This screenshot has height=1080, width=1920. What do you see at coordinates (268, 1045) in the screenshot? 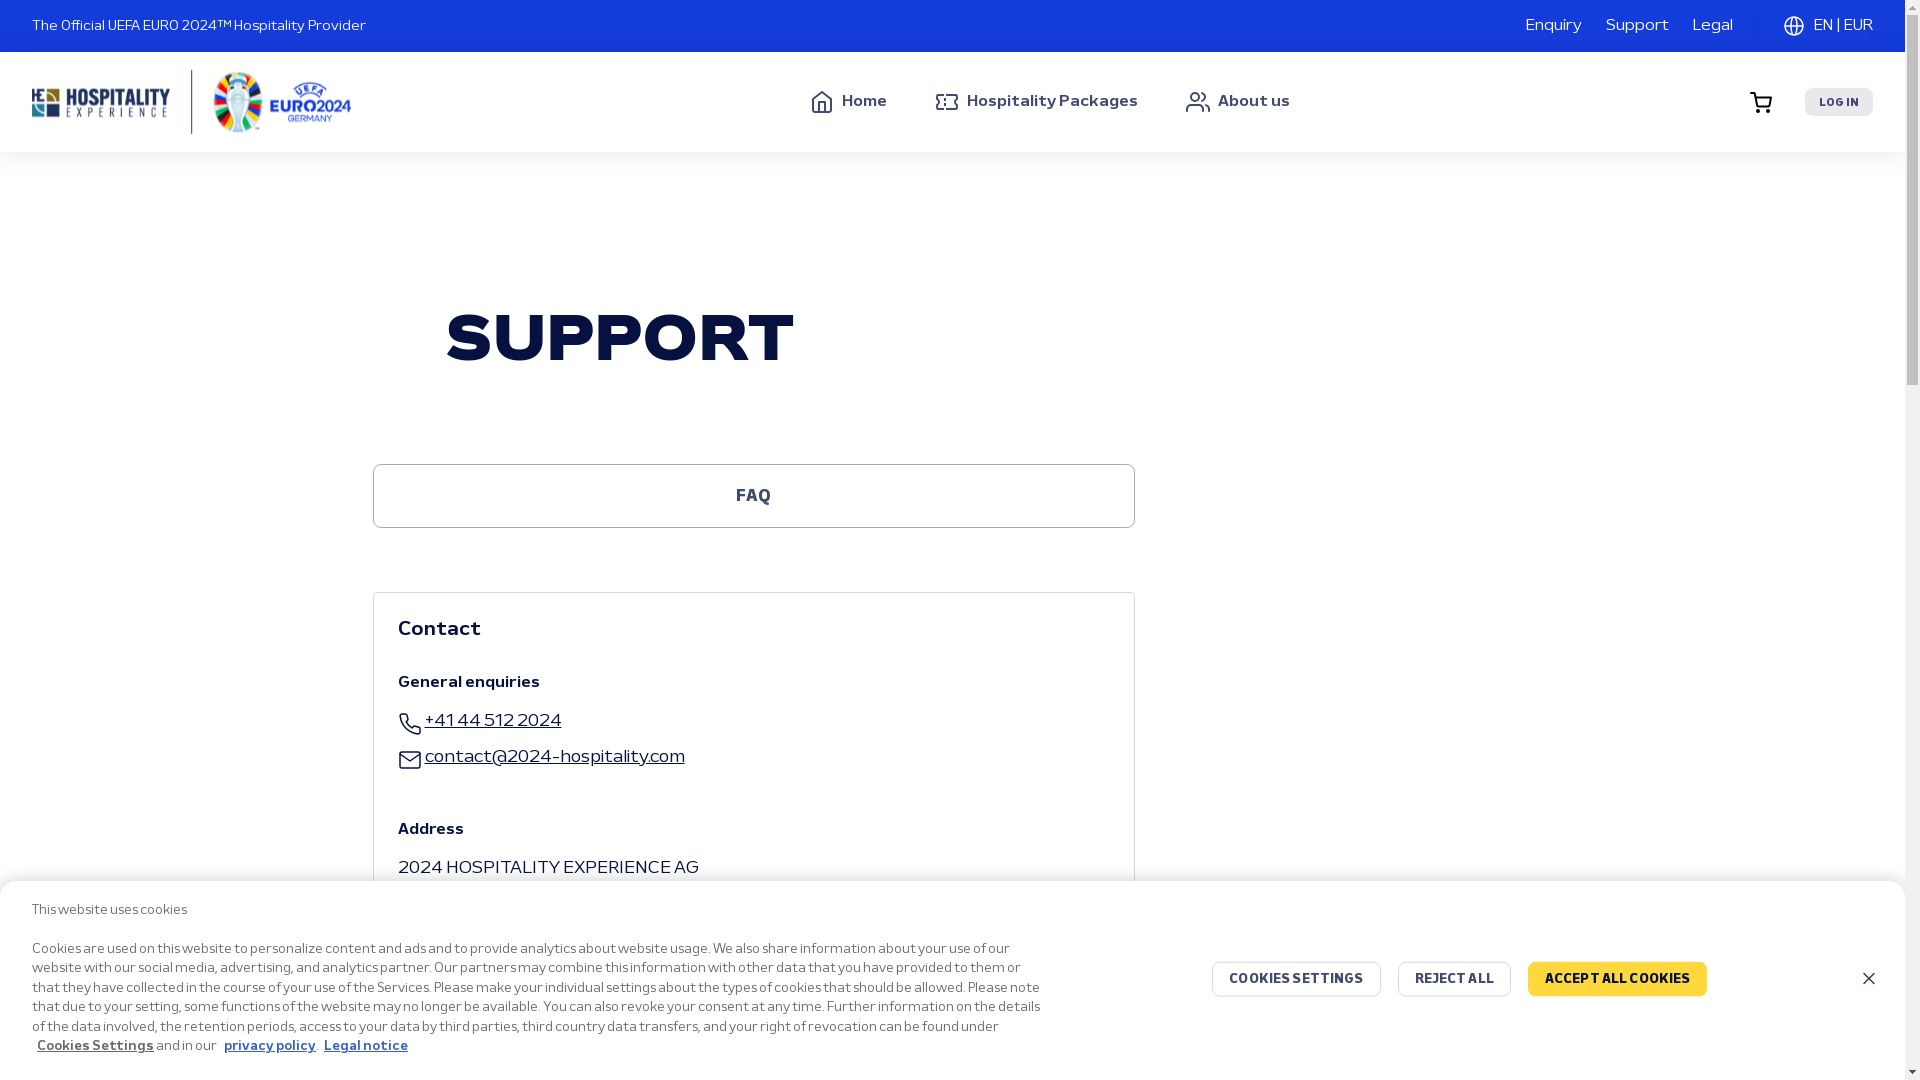
I see `'privacy policy'` at bounding box center [268, 1045].